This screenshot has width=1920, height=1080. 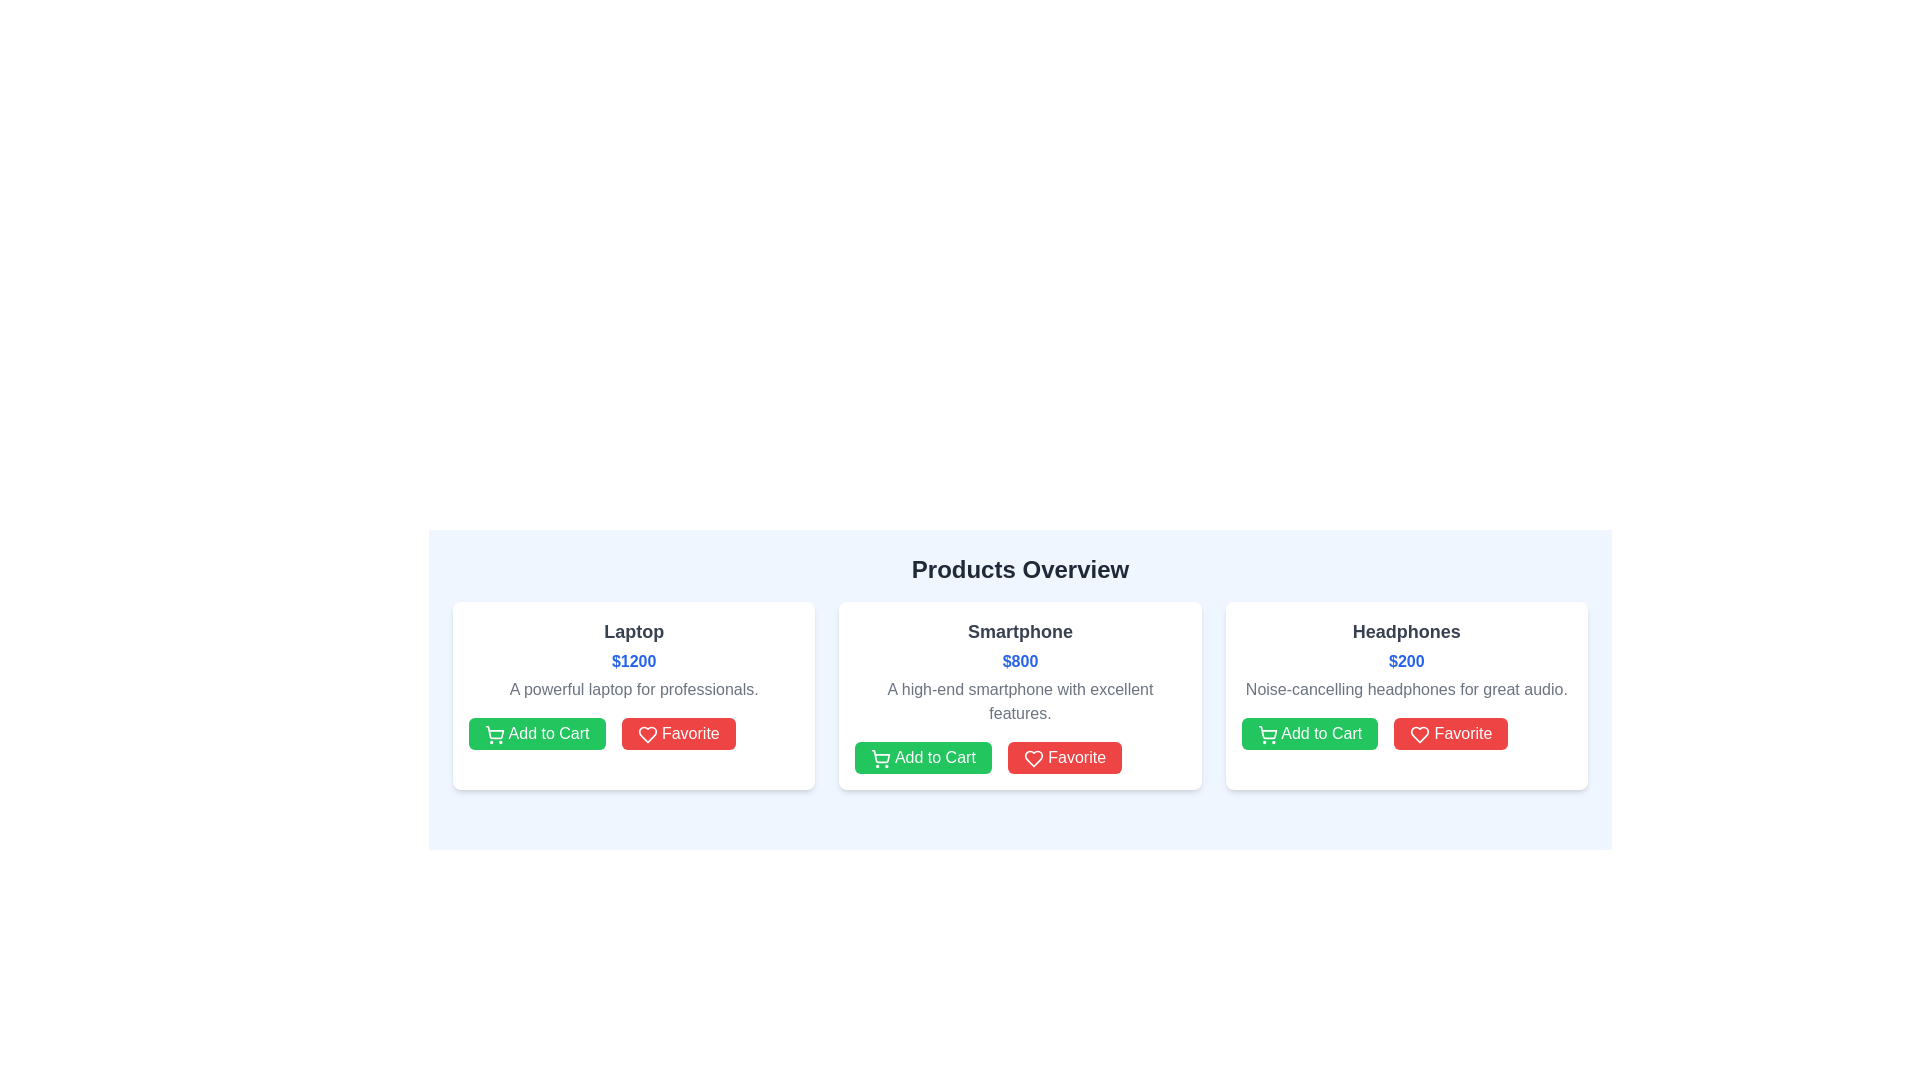 What do you see at coordinates (1405, 733) in the screenshot?
I see `the 'Favorite' button located under the description text of the 'Headphones' product in the rightmost product card to observe its hover state` at bounding box center [1405, 733].